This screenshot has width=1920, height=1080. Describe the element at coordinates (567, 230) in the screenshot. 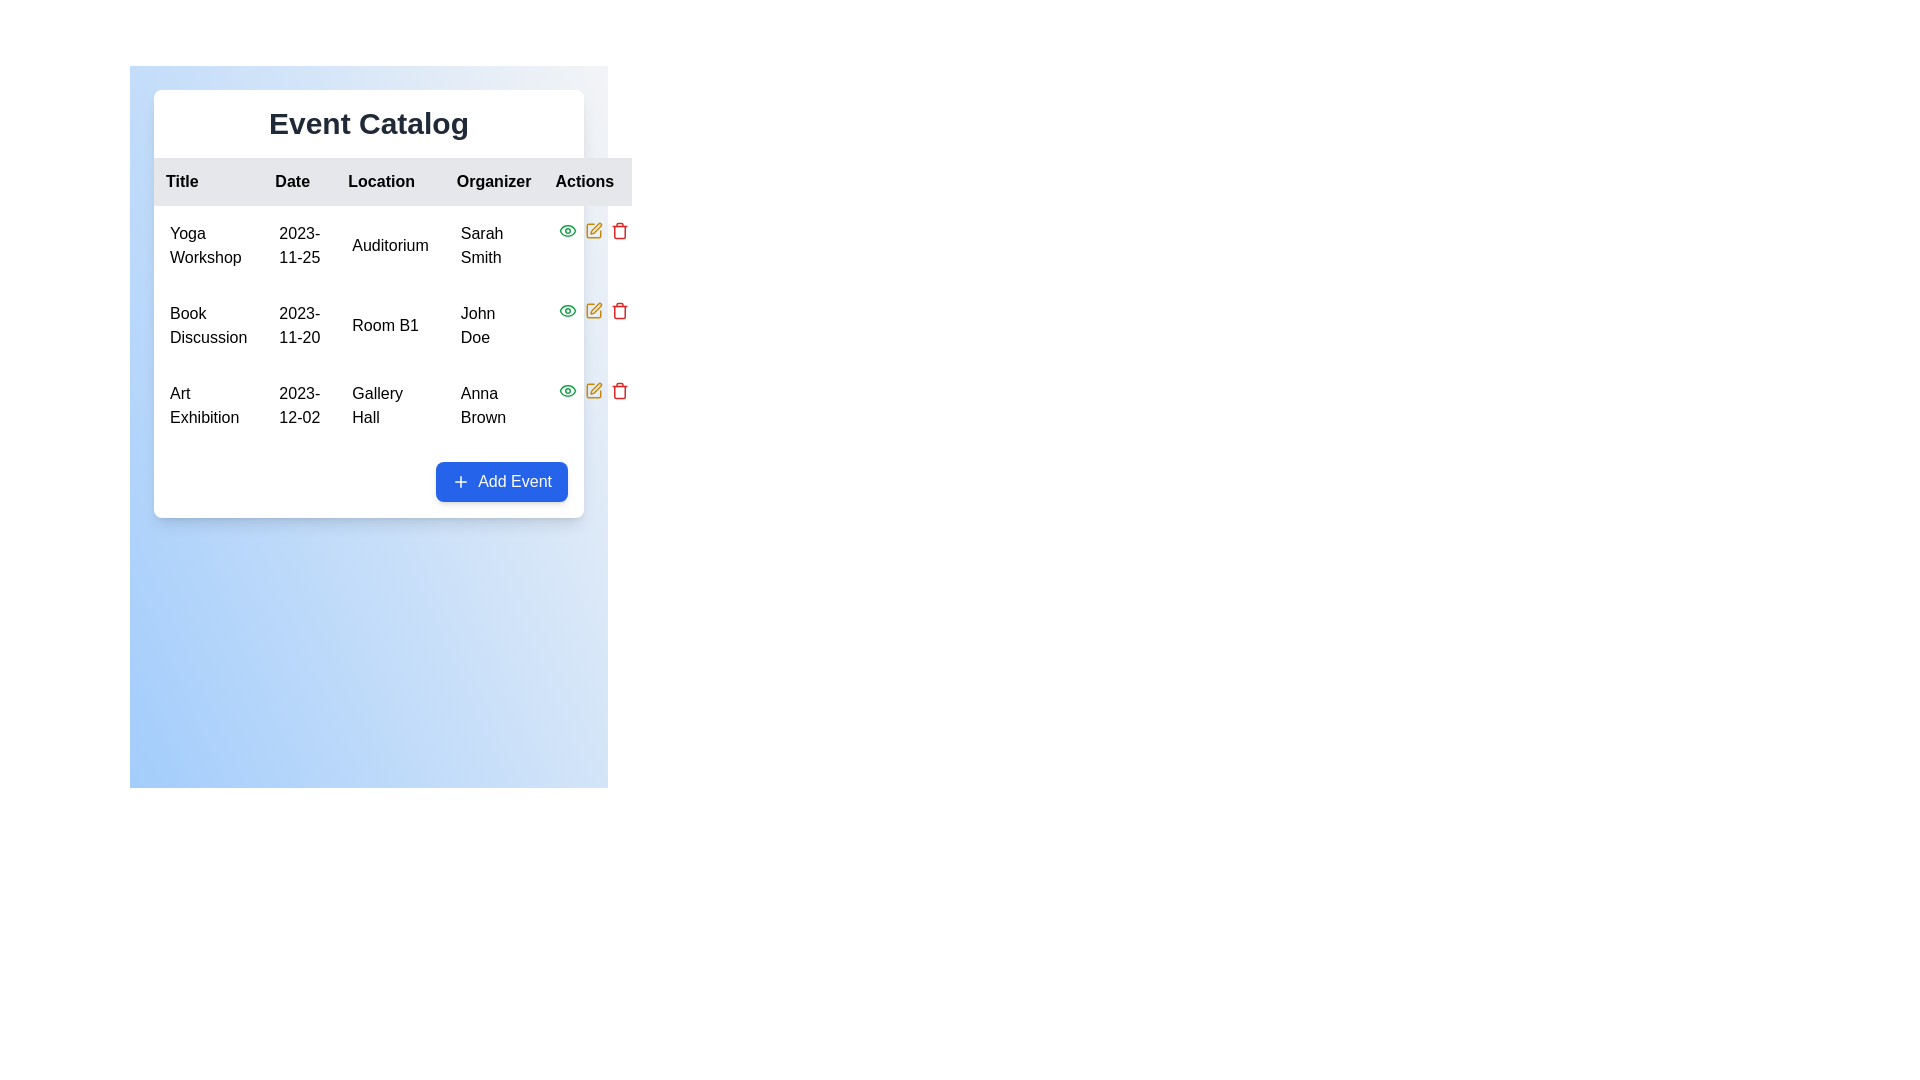

I see `the eye symbol icon in the 'Actions' column of the 'Book Discussion' row to get more information` at that location.